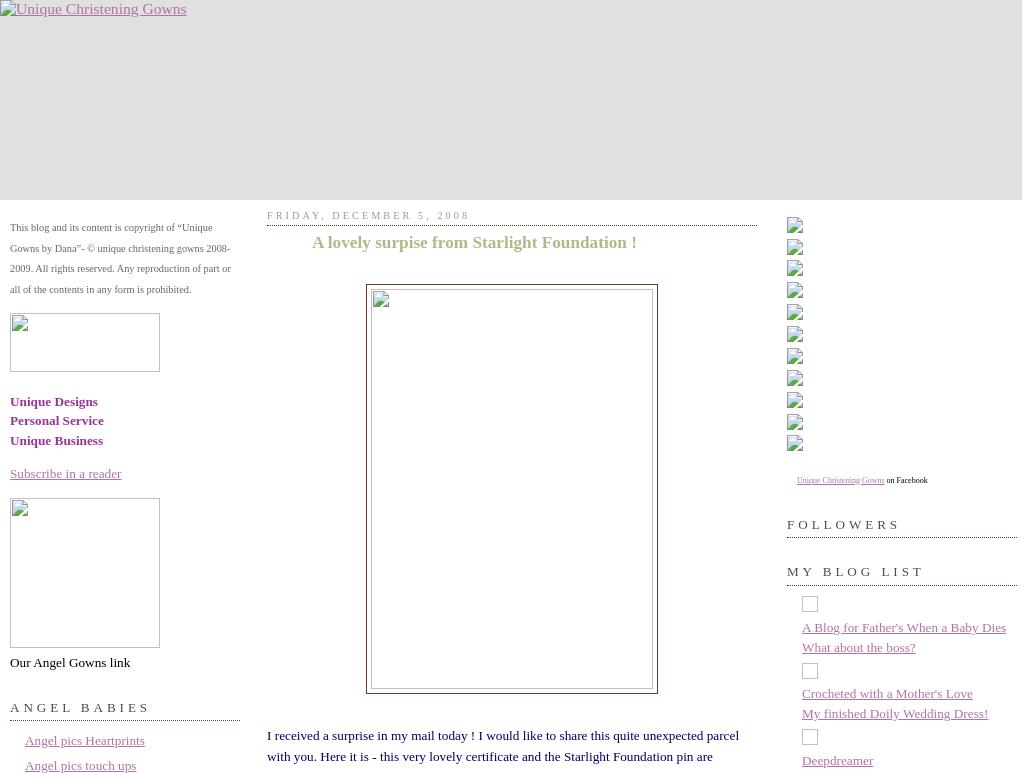 This screenshot has width=1024, height=773. What do you see at coordinates (83, 738) in the screenshot?
I see `'Angel pics Heartprints'` at bounding box center [83, 738].